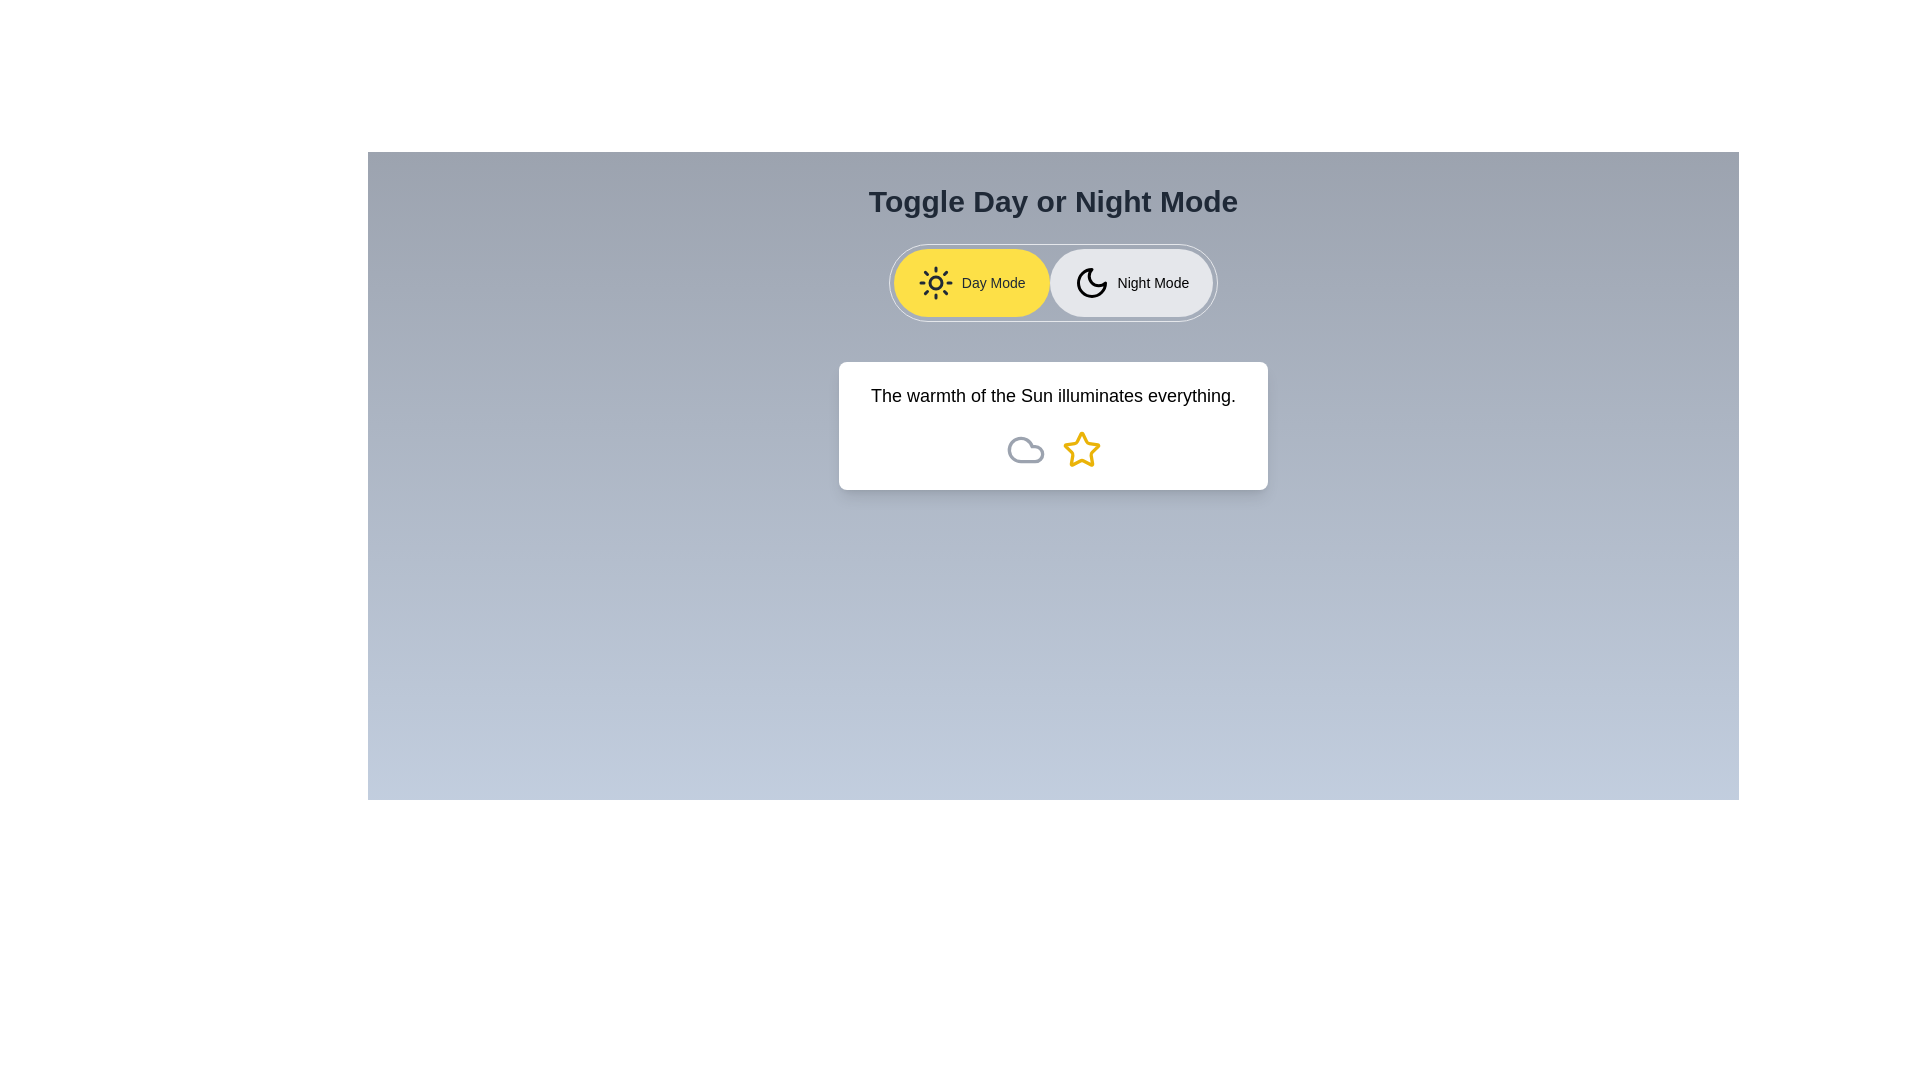 The width and height of the screenshot is (1920, 1080). I want to click on the button labeled Night Mode to observe its hover effect, so click(1131, 282).